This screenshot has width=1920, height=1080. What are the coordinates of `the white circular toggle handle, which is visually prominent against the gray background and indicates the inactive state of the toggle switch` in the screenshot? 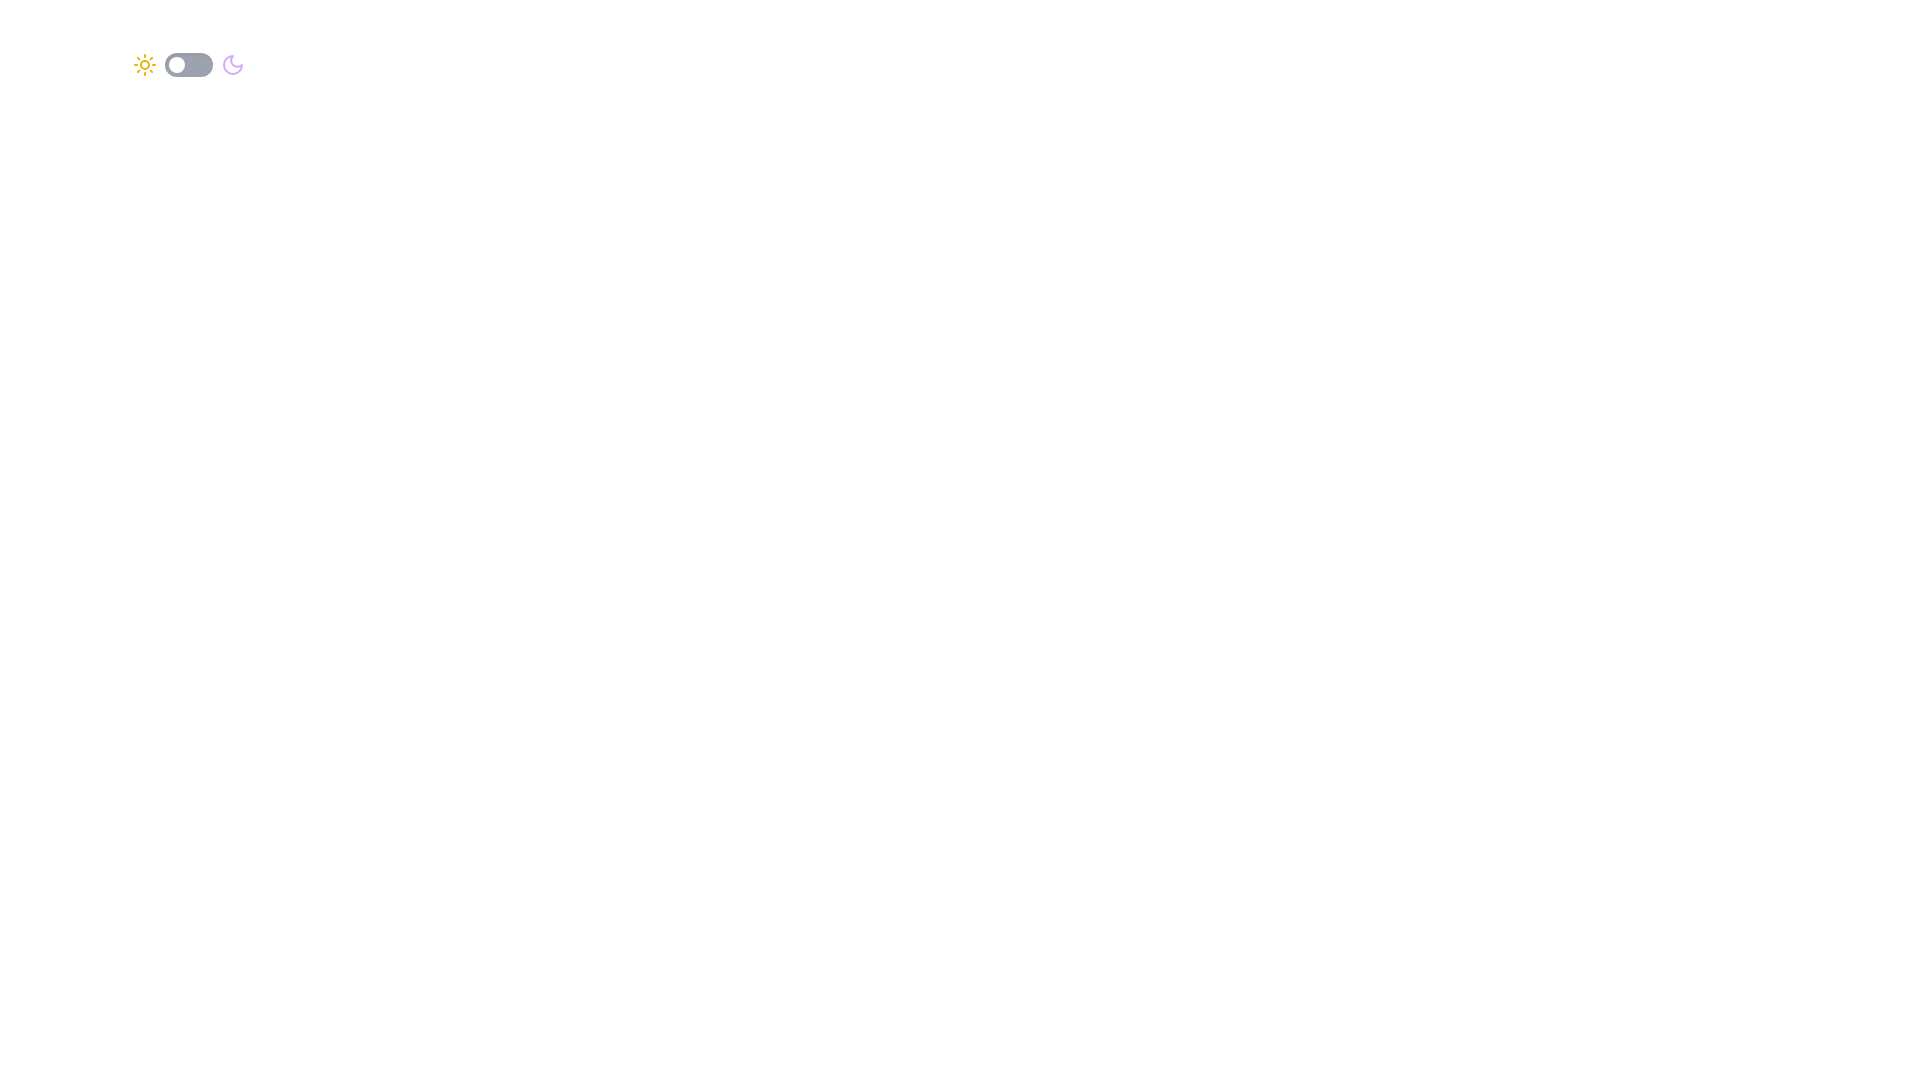 It's located at (177, 64).